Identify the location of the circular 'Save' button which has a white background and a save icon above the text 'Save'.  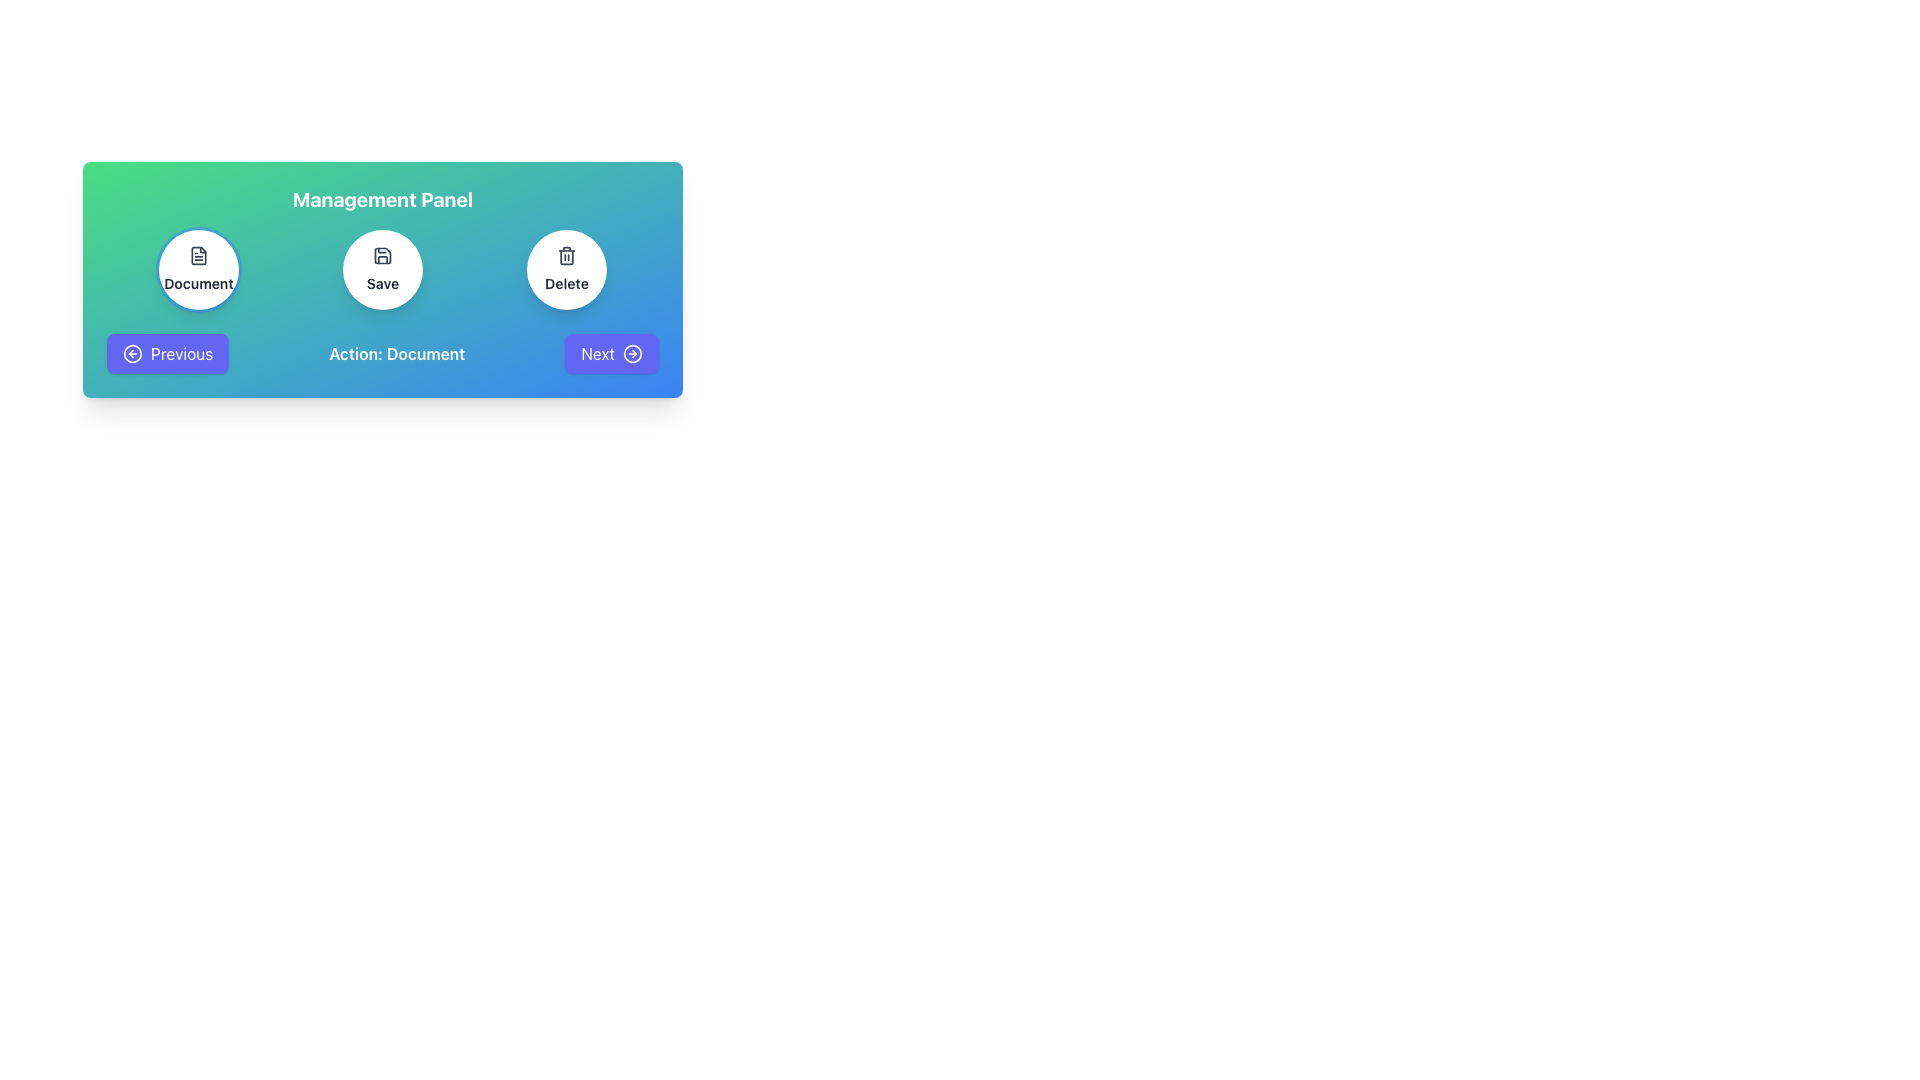
(383, 270).